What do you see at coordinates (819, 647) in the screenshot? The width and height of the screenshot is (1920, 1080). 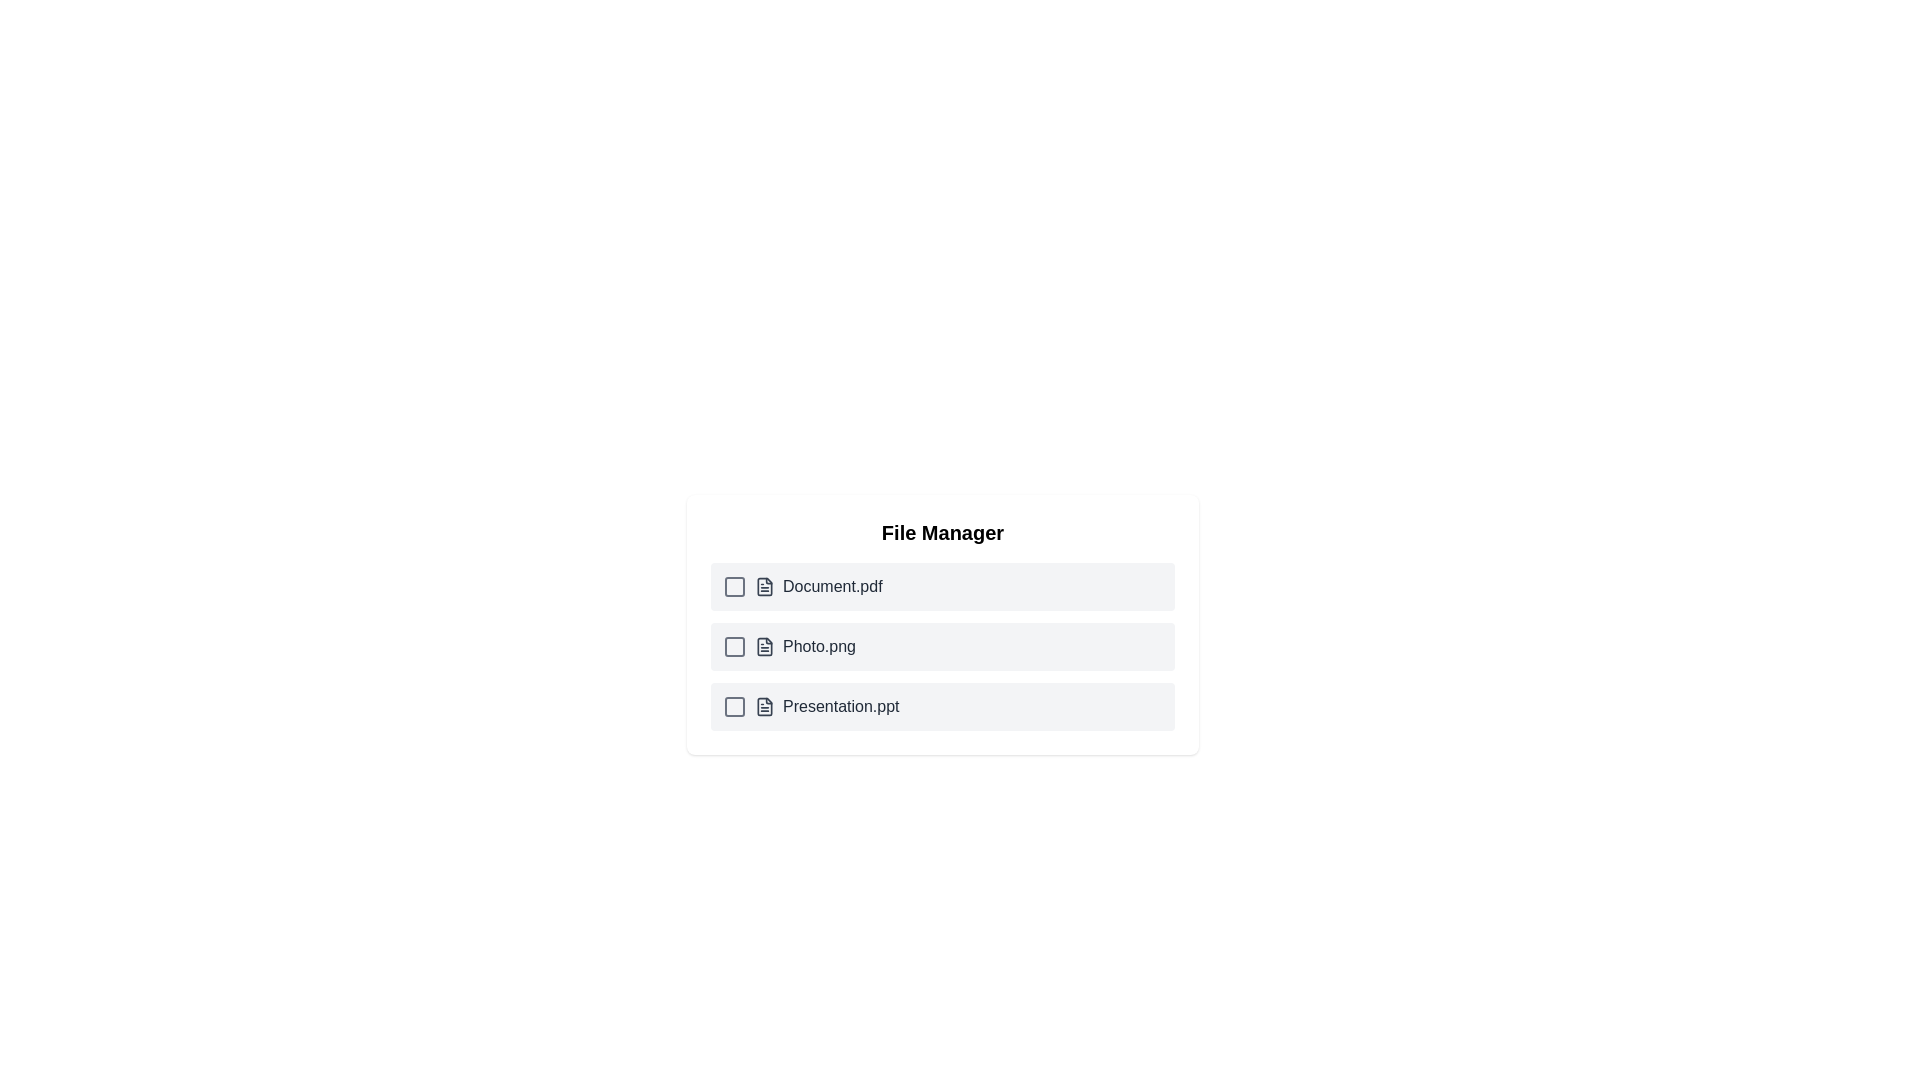 I see `the text label displaying the name of a file in the second row of the file manager interface` at bounding box center [819, 647].